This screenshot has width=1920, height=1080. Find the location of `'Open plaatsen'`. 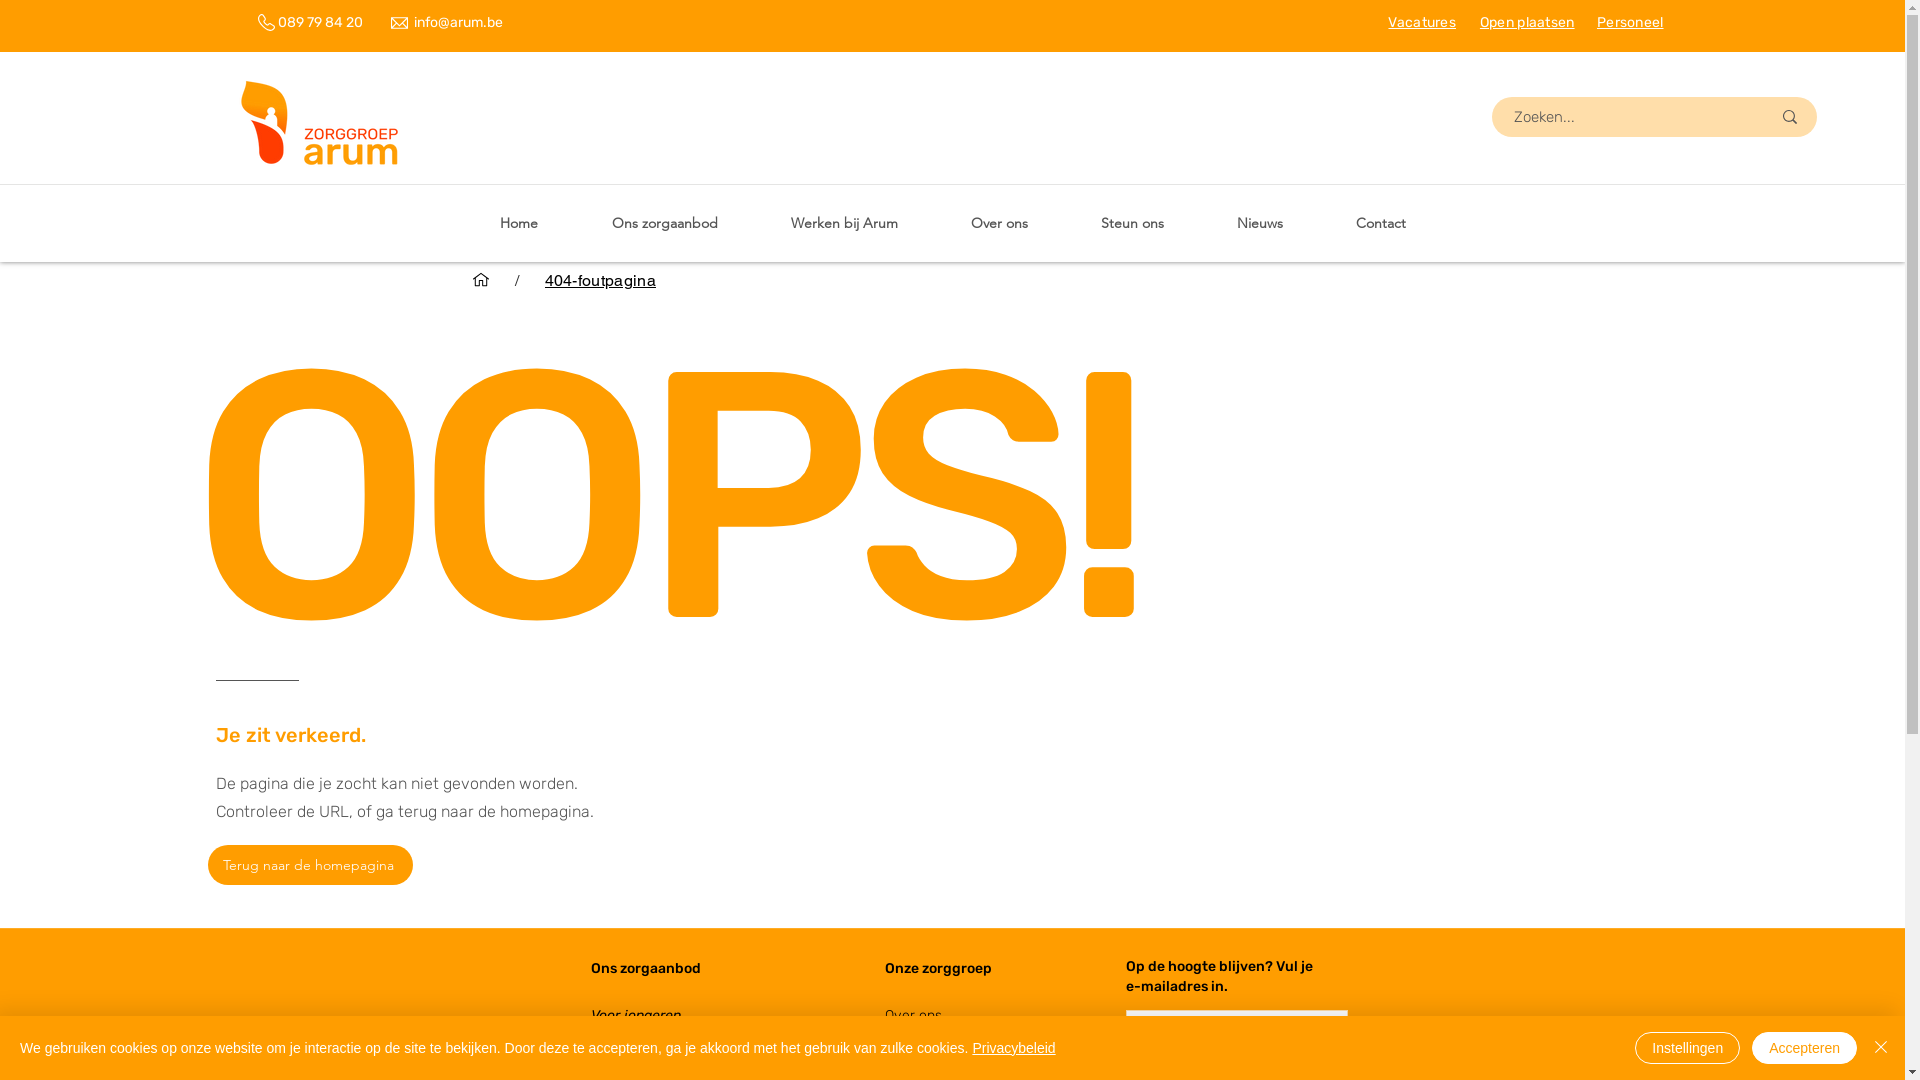

'Open plaatsen' is located at coordinates (1479, 22).